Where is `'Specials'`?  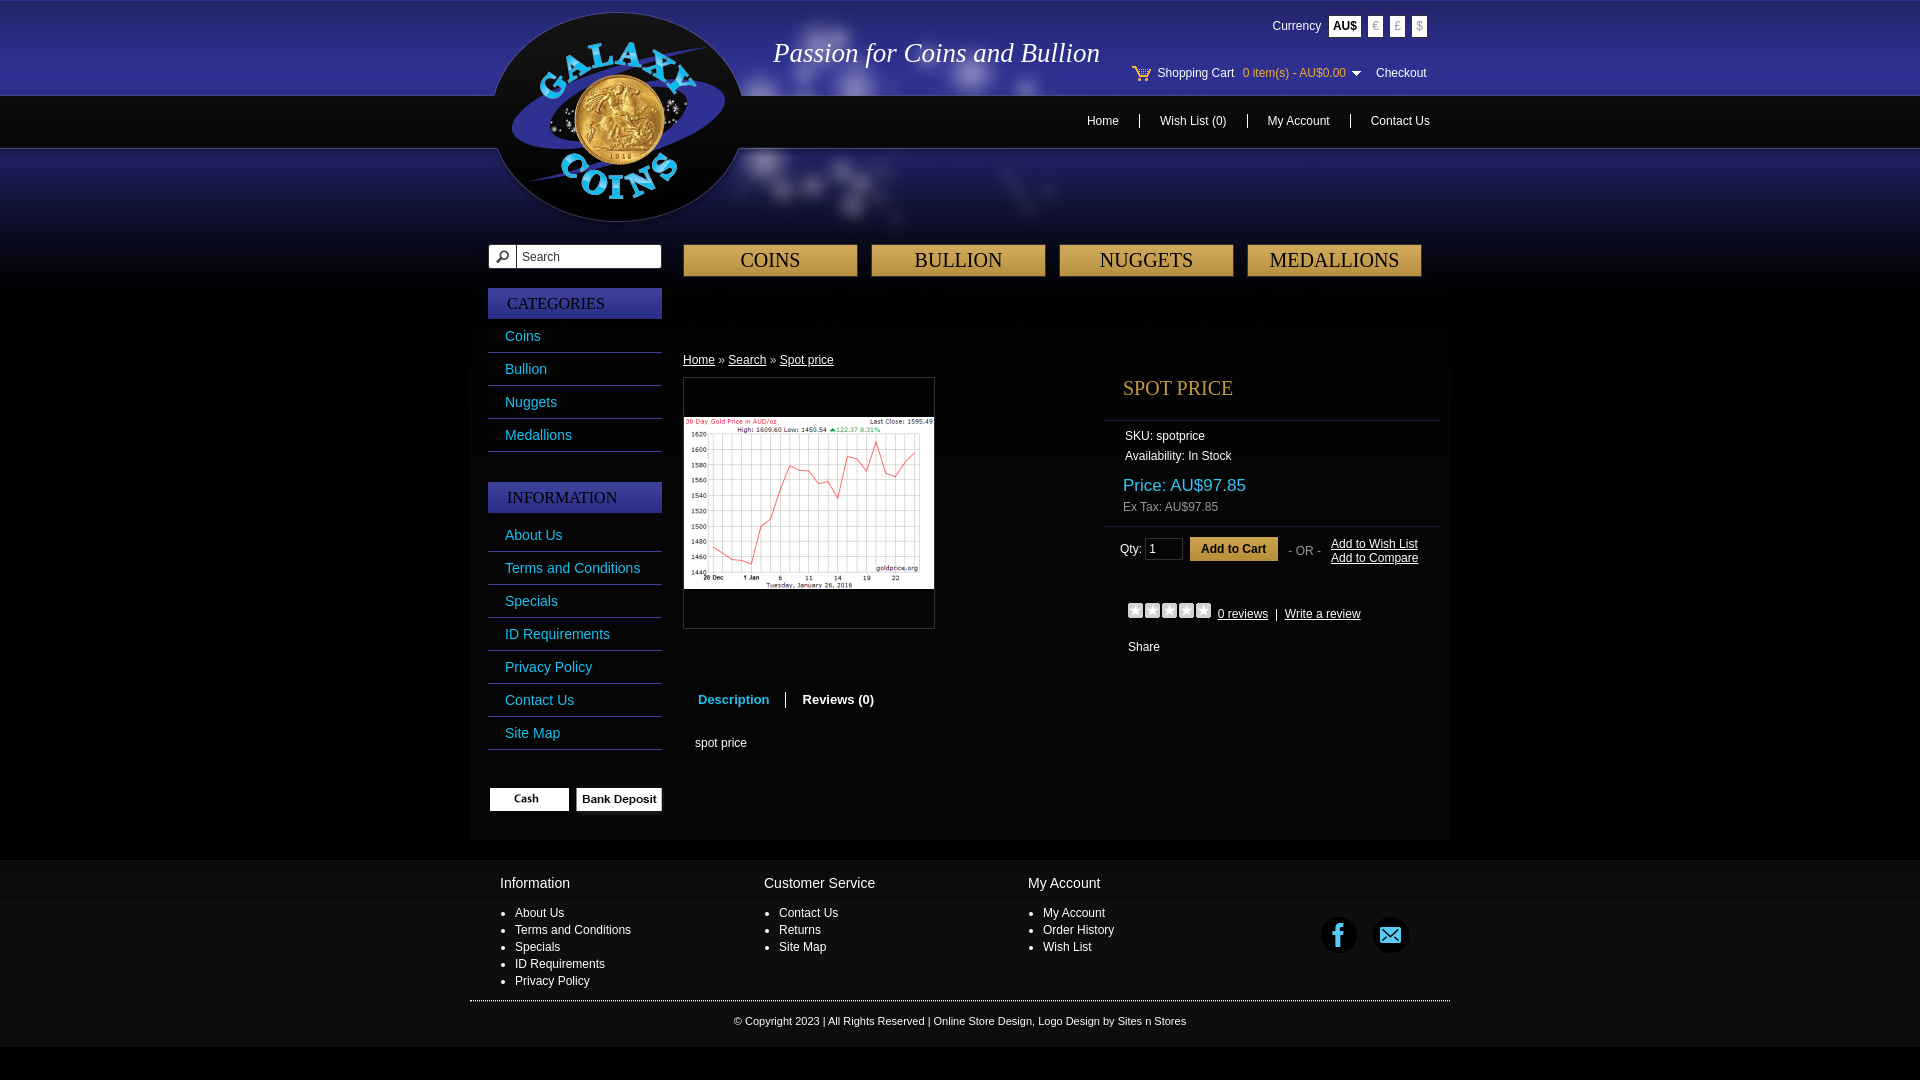 'Specials' is located at coordinates (514, 946).